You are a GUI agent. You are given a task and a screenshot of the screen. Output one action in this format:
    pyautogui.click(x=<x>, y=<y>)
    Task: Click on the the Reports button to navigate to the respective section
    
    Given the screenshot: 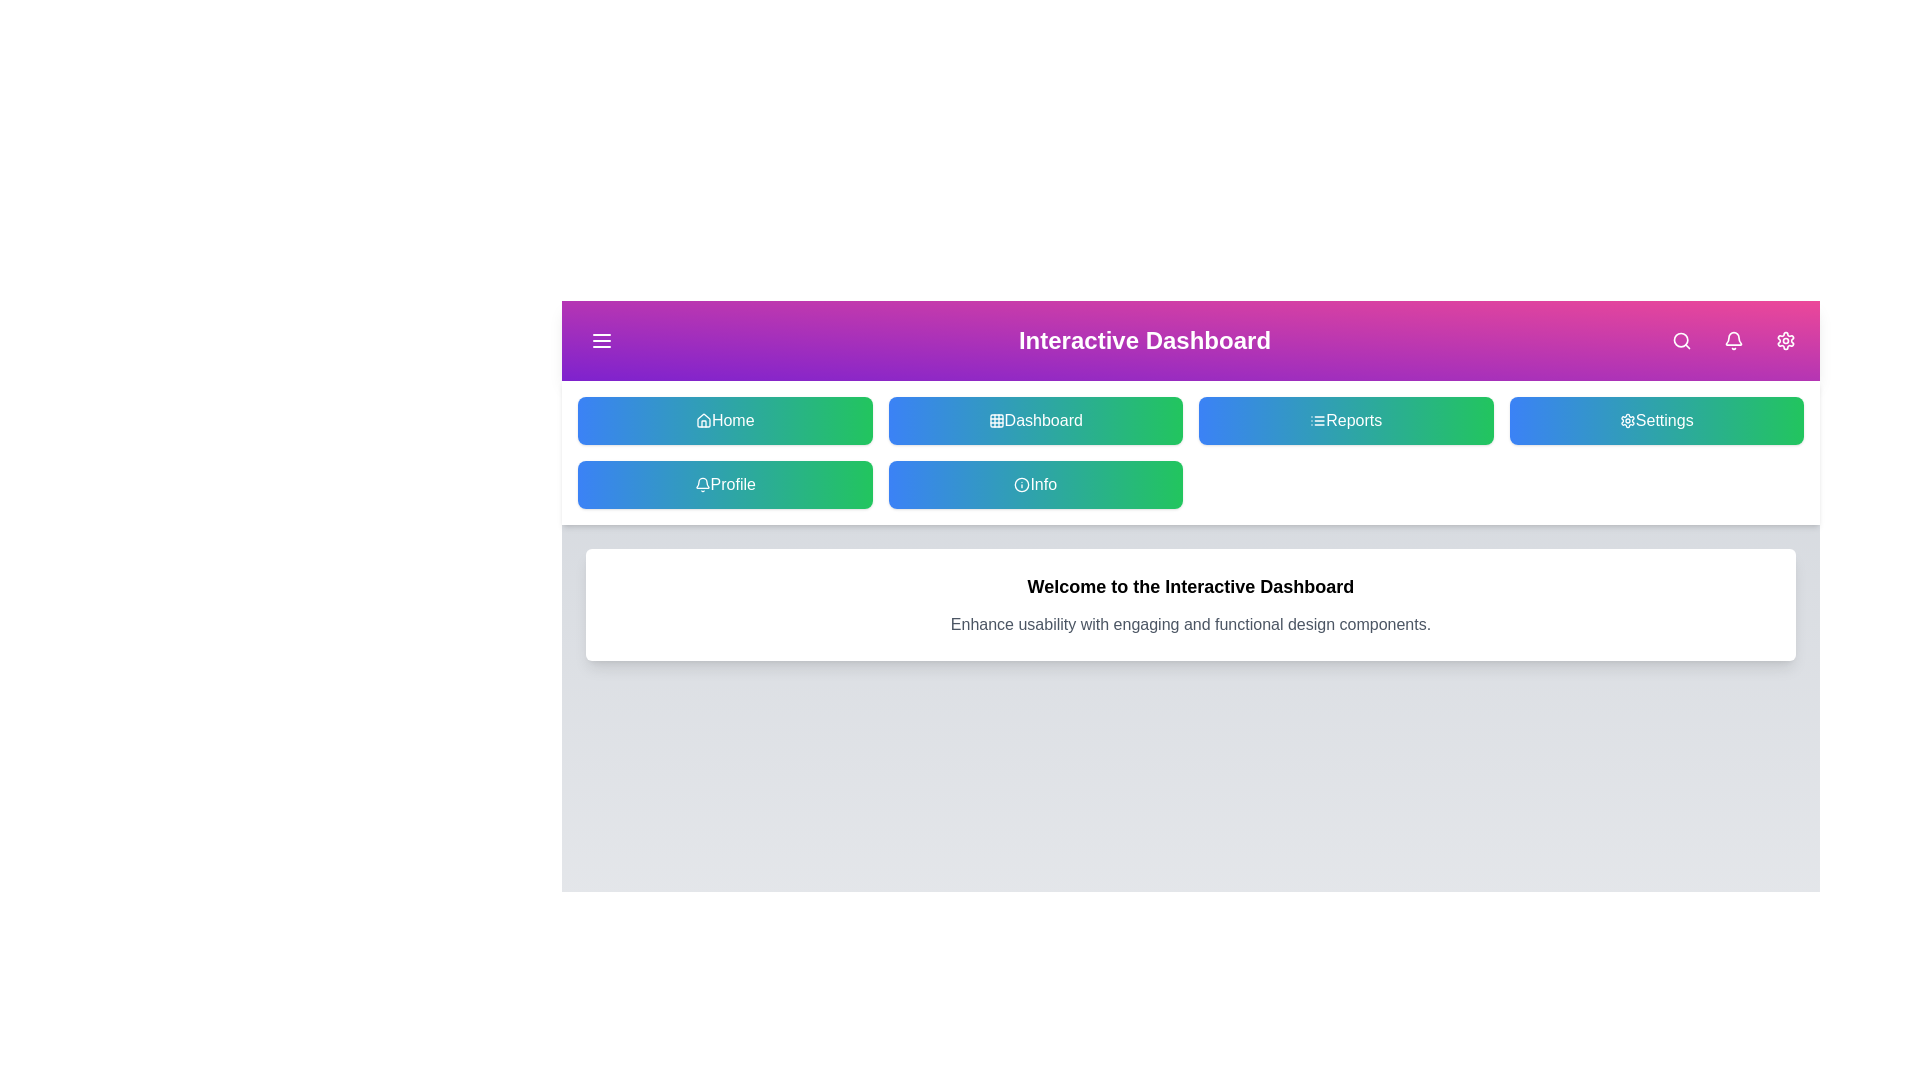 What is the action you would take?
    pyautogui.click(x=1346, y=419)
    